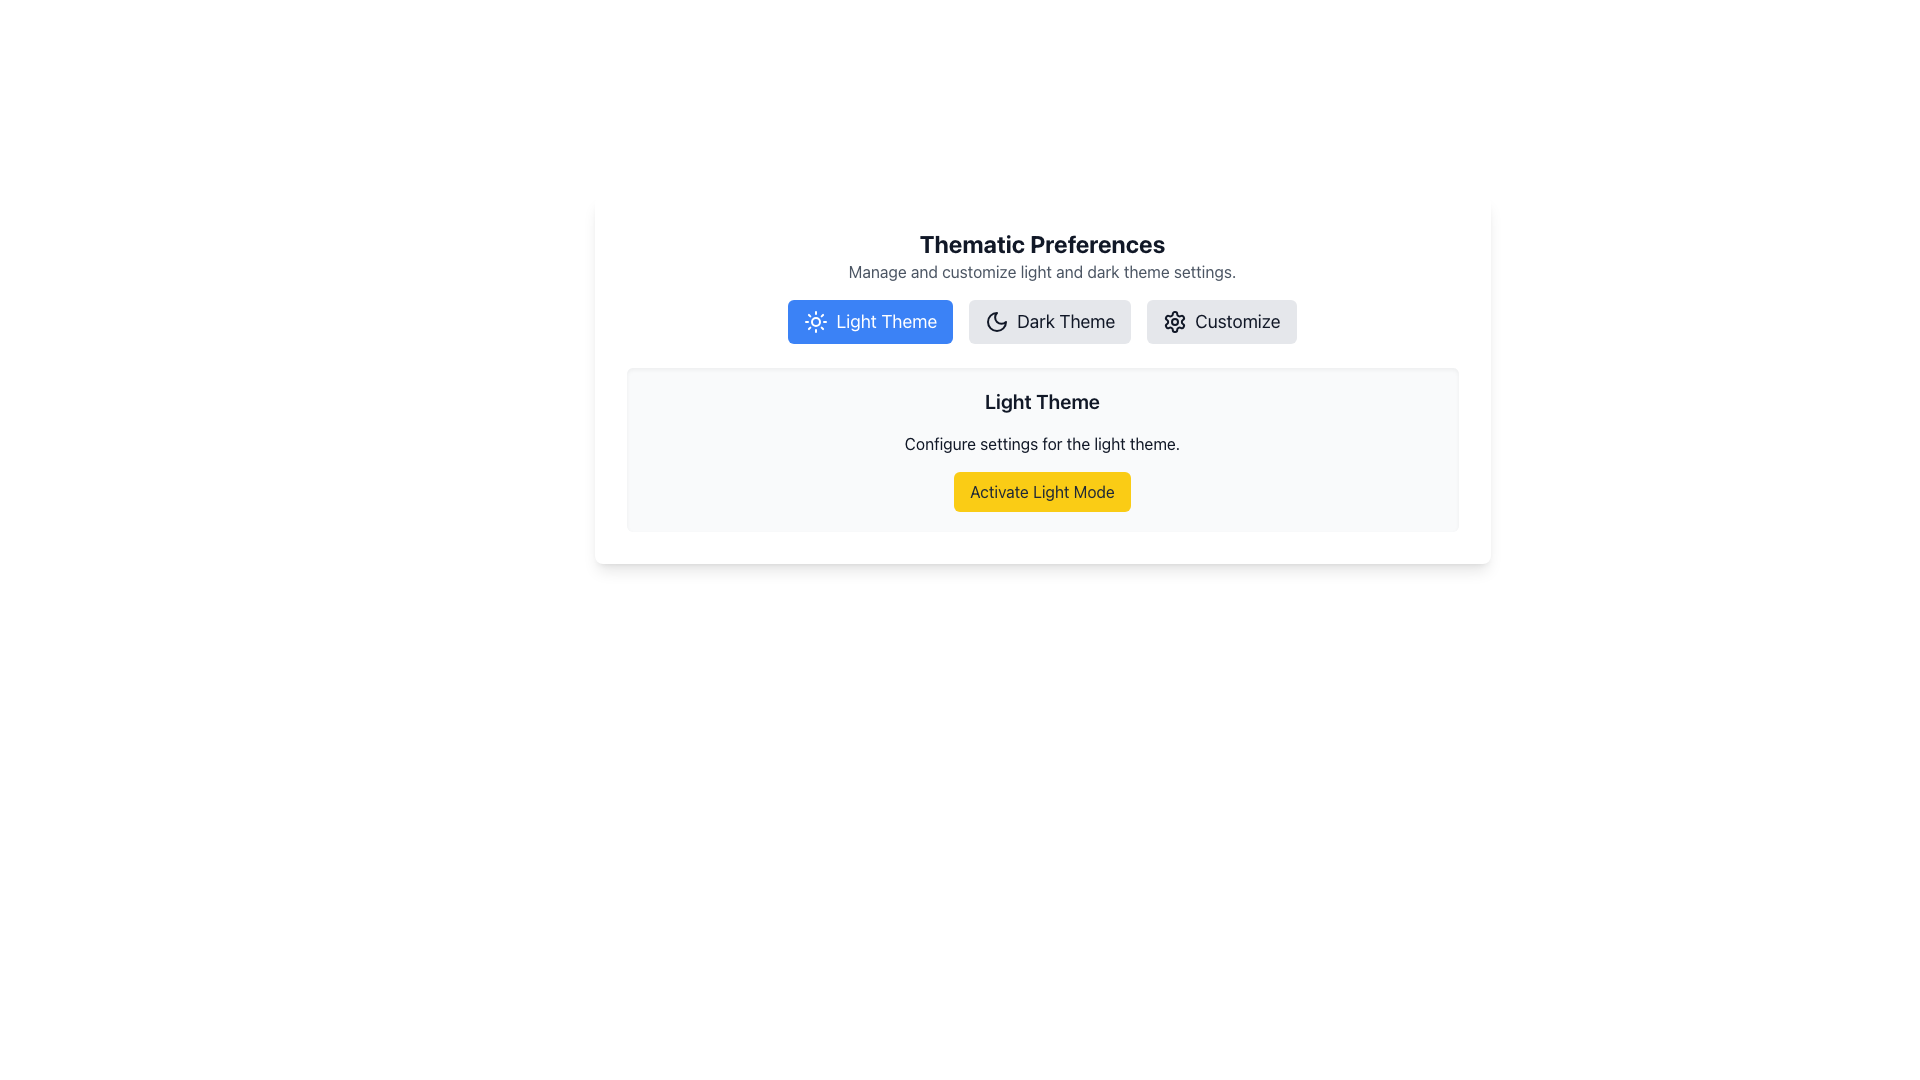  Describe the element at coordinates (1049, 320) in the screenshot. I see `the 'Dark Theme' button, which is a rounded rectangular button with a gray background and black text, located between the 'Light Theme' and 'Customize' buttons` at that location.